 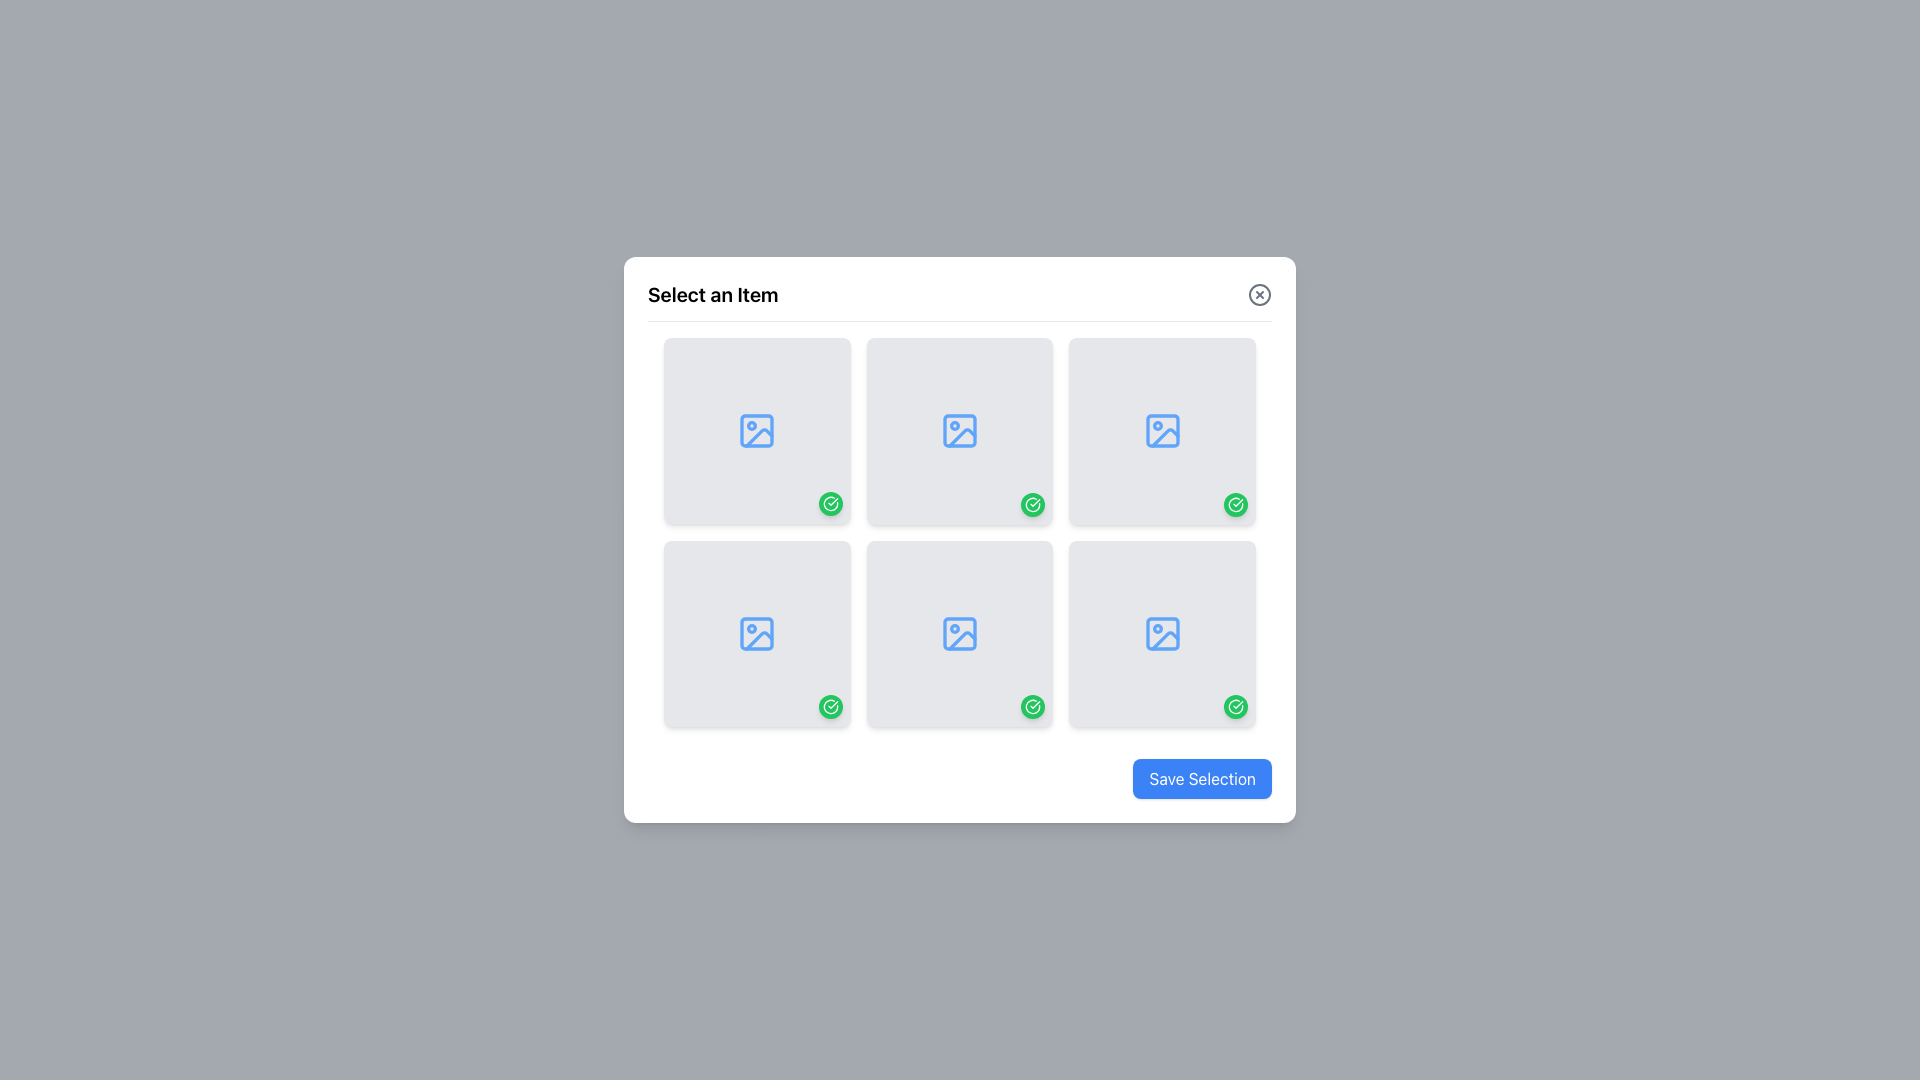 What do you see at coordinates (1258, 293) in the screenshot?
I see `the circular close button with an 'X' symbol in the top-right corner of the 'Select an Item' dialog box to change its appearance` at bounding box center [1258, 293].